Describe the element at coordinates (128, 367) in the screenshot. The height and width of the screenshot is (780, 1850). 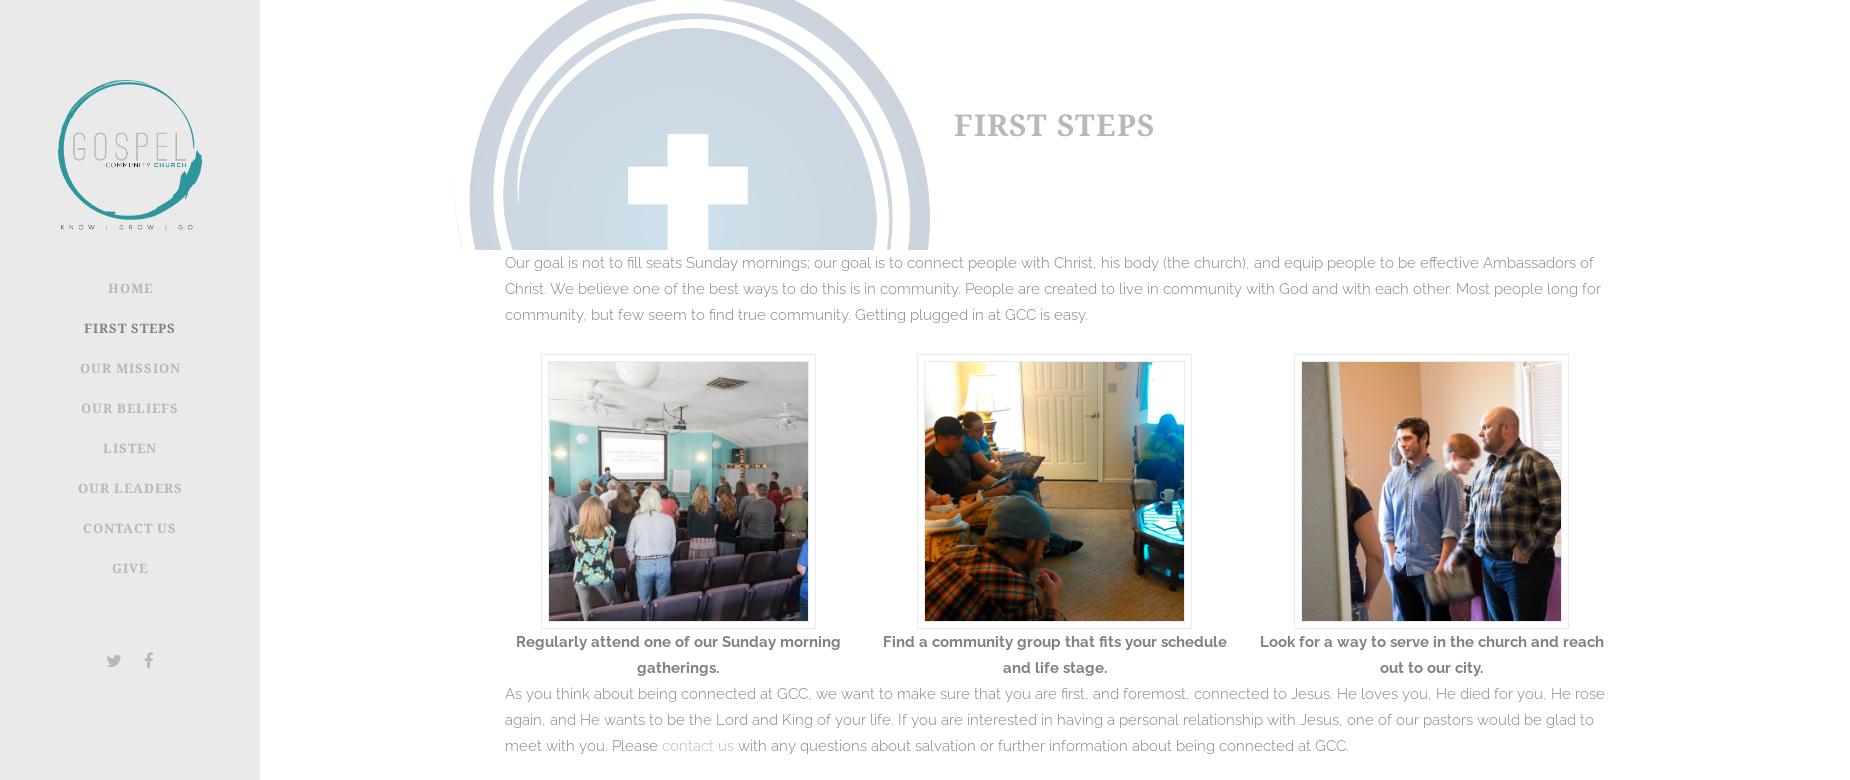
I see `'Our Mission'` at that location.